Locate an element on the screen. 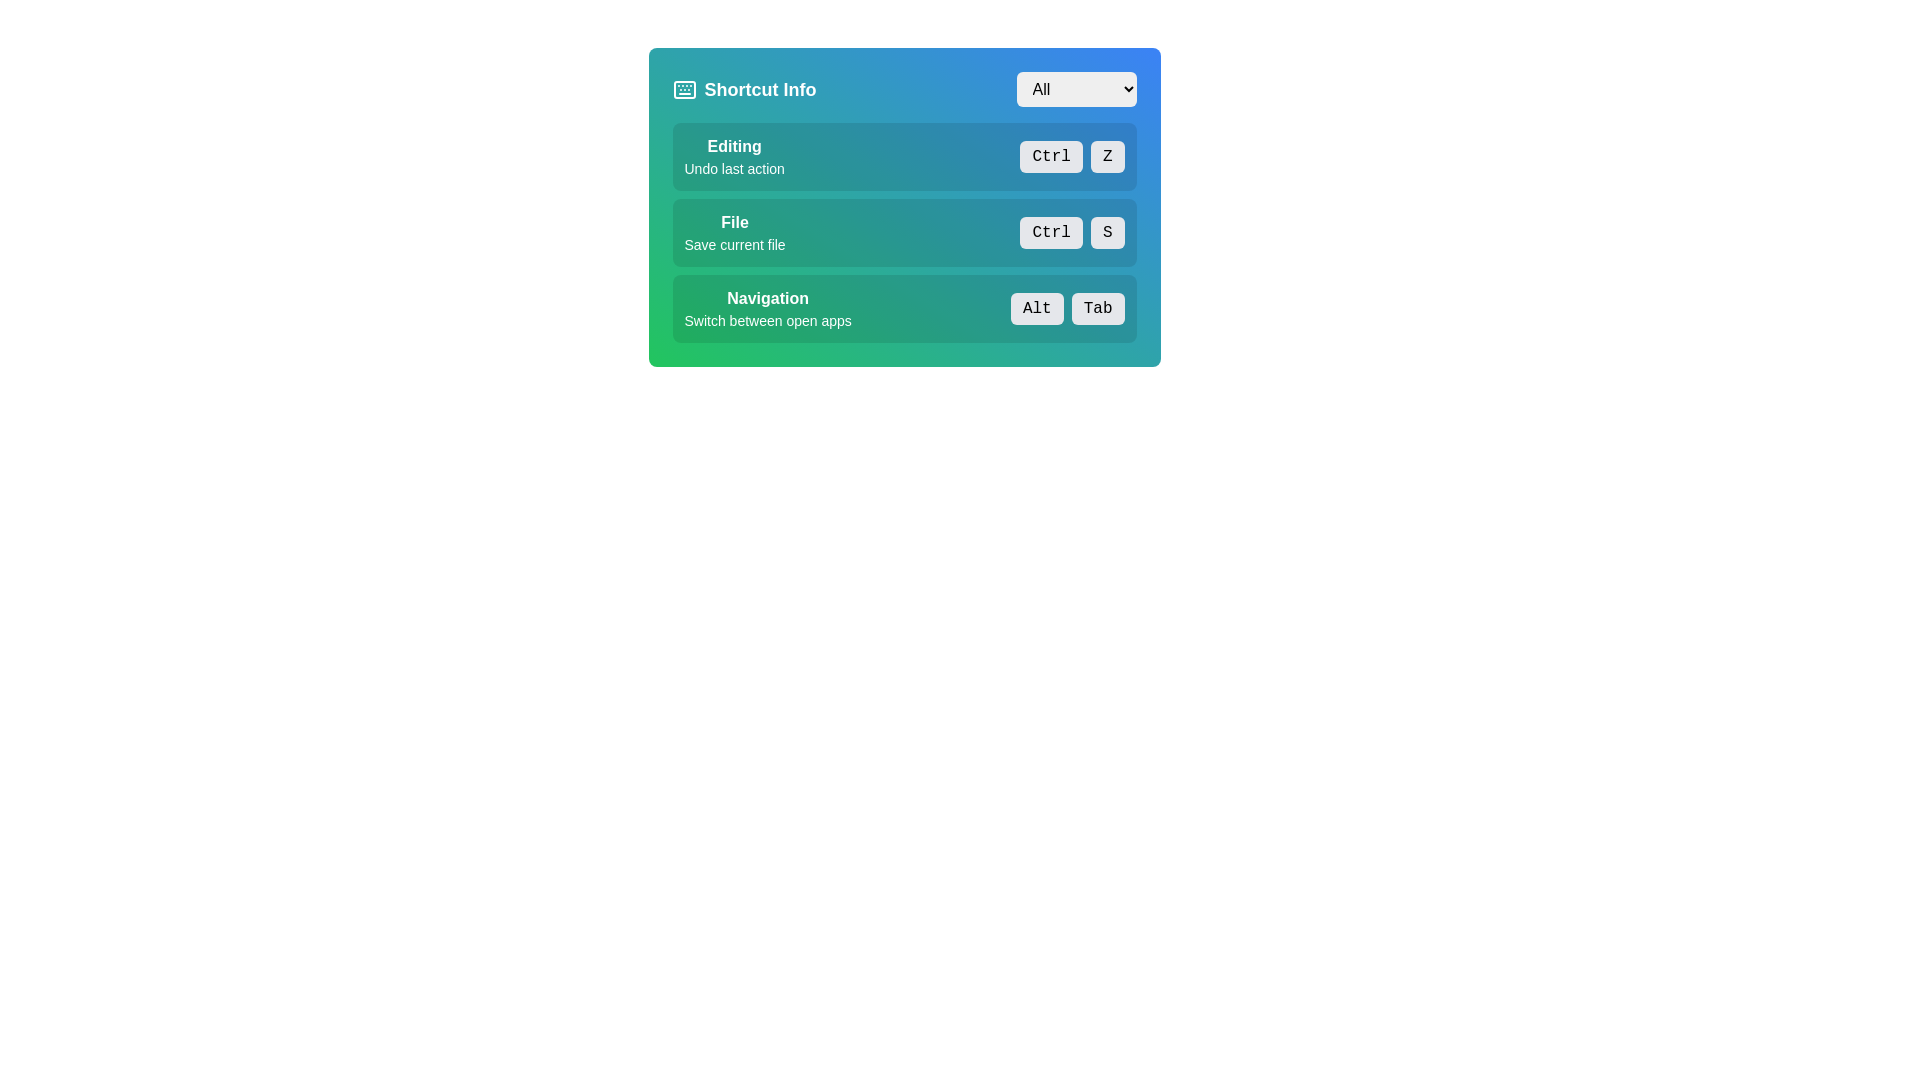 Image resolution: width=1920 pixels, height=1080 pixels. the keyboard icon located at the top-left corner of the card next to the title 'Shortcut Info' is located at coordinates (684, 88).